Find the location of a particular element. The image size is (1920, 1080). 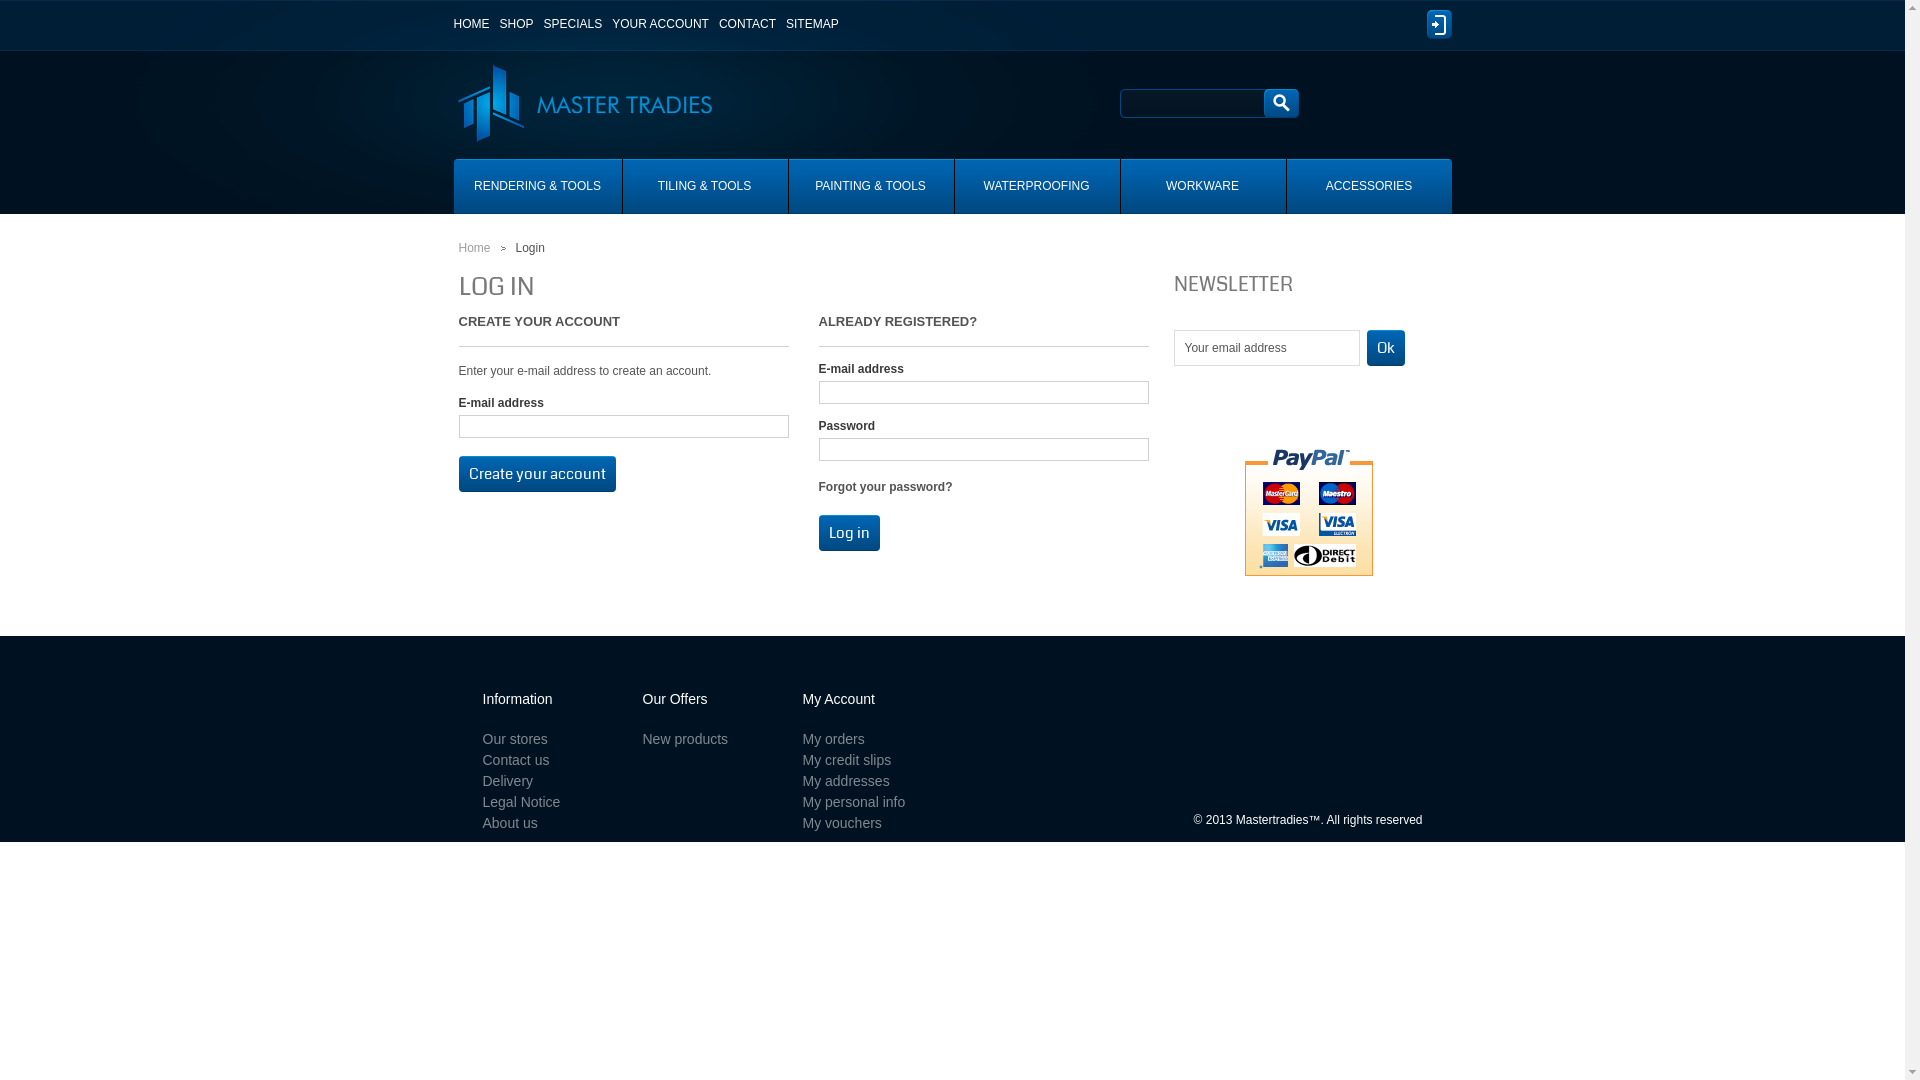

'TILING & TOOLS' is located at coordinates (704, 186).